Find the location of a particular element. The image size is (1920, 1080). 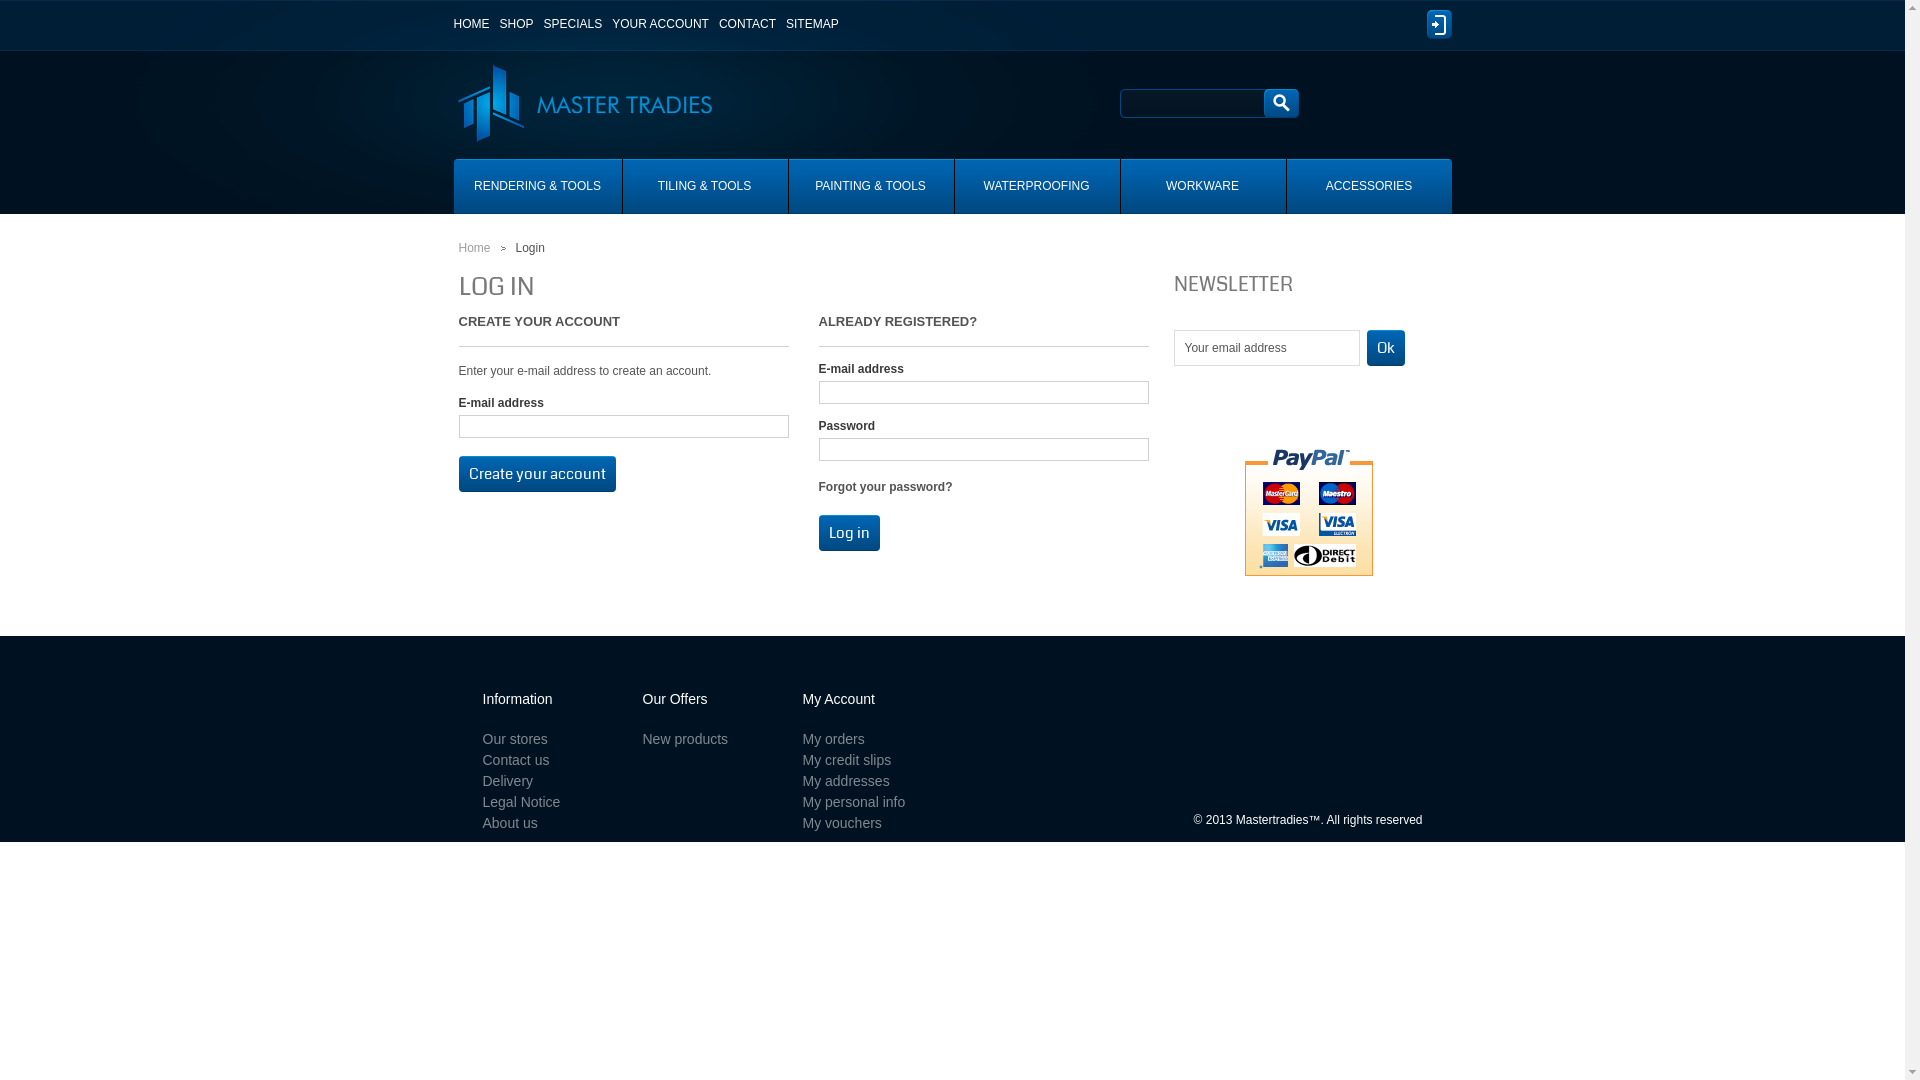

'TILING & TOOLS' is located at coordinates (704, 186).